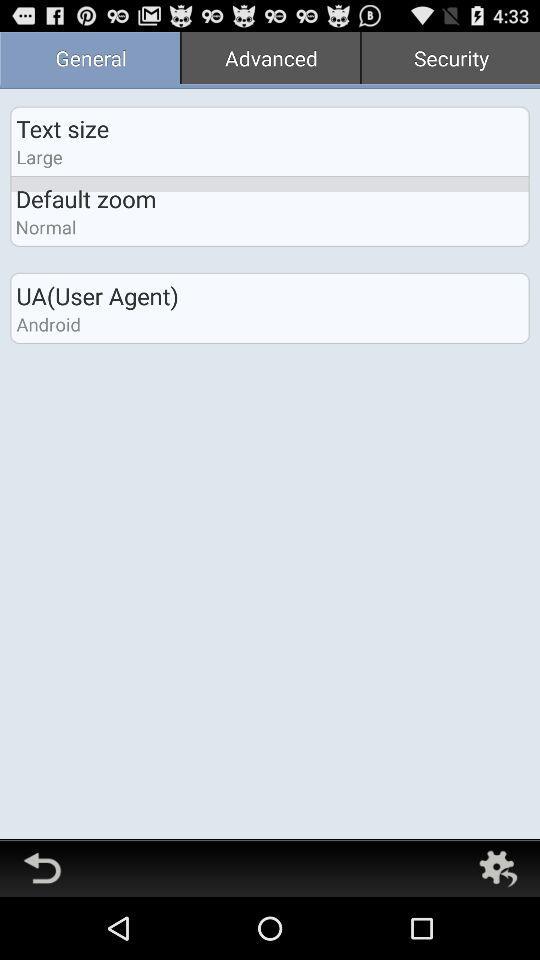 This screenshot has height=960, width=540. I want to click on the app to the left of the security app, so click(270, 59).